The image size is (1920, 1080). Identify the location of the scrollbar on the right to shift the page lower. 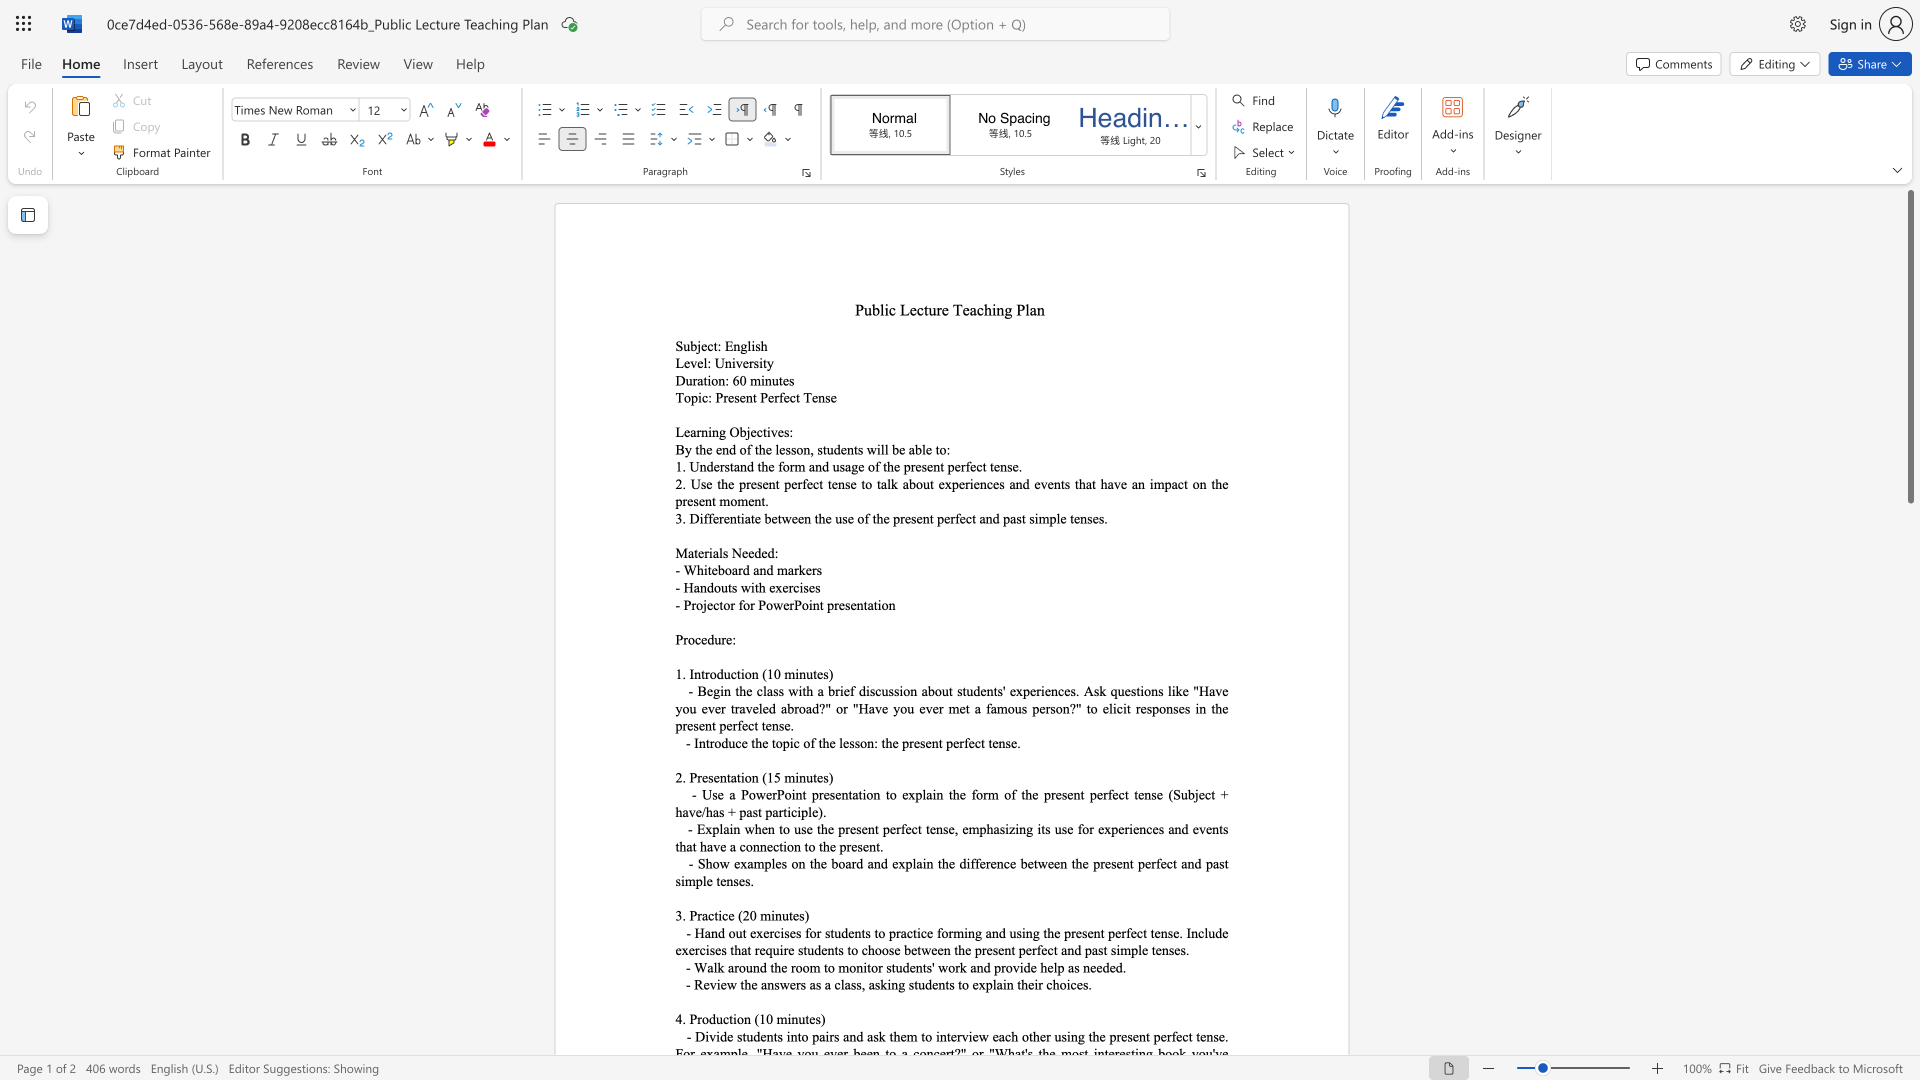
(1909, 840).